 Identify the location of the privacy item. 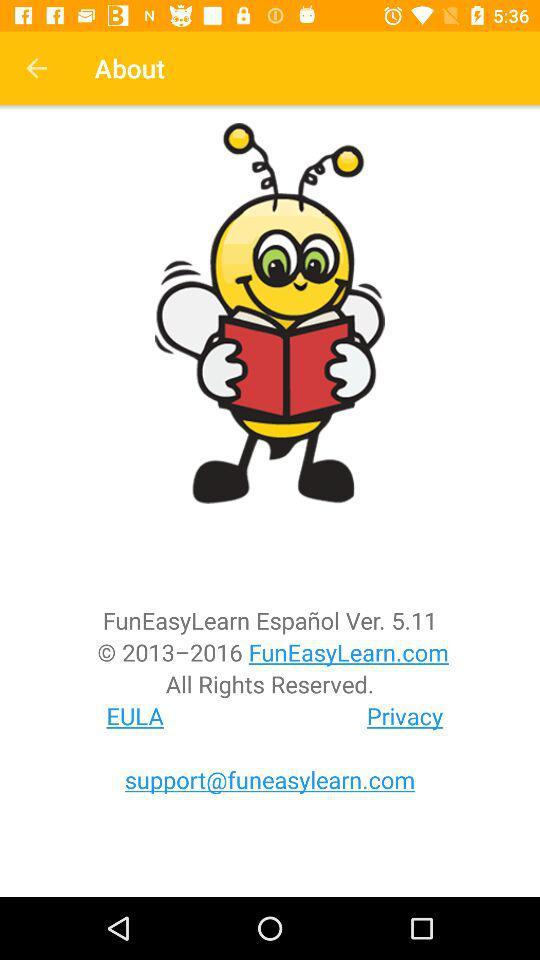
(405, 716).